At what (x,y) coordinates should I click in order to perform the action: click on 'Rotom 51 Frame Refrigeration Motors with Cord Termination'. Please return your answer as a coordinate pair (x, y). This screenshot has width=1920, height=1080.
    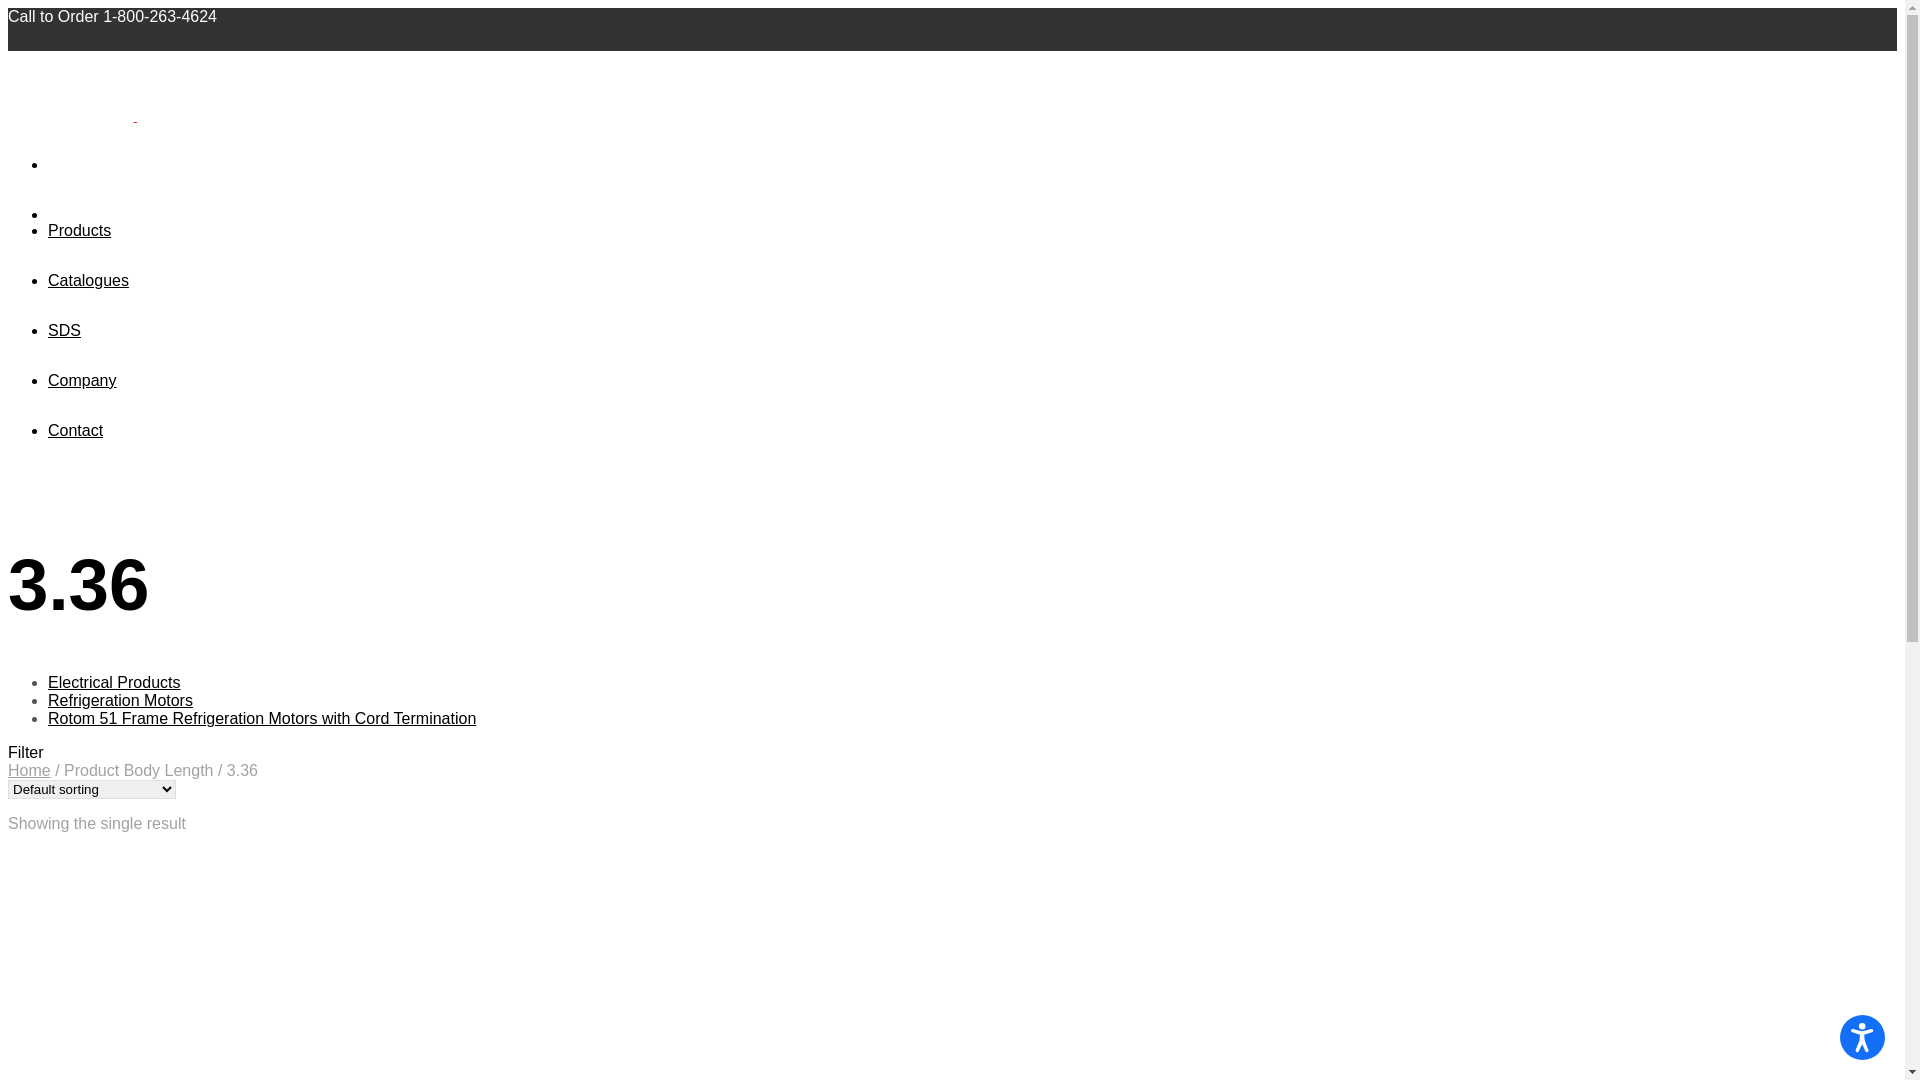
    Looking at the image, I should click on (261, 717).